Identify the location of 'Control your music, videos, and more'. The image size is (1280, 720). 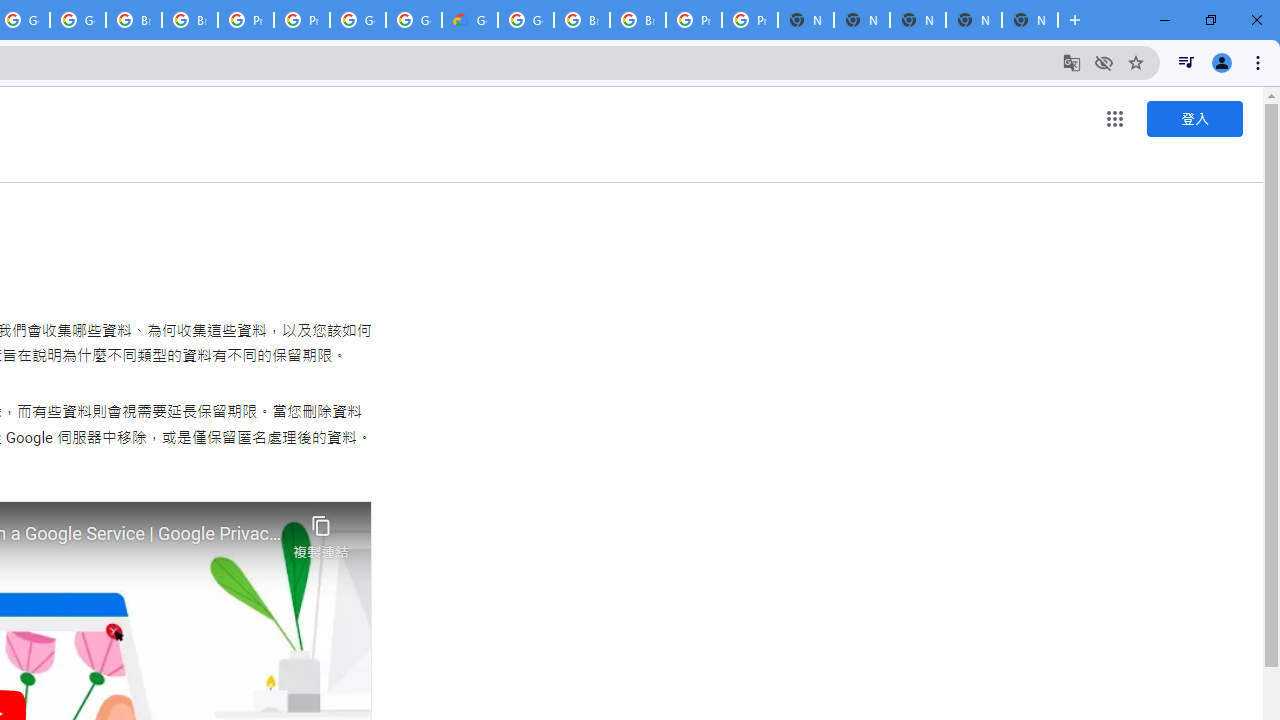
(1185, 61).